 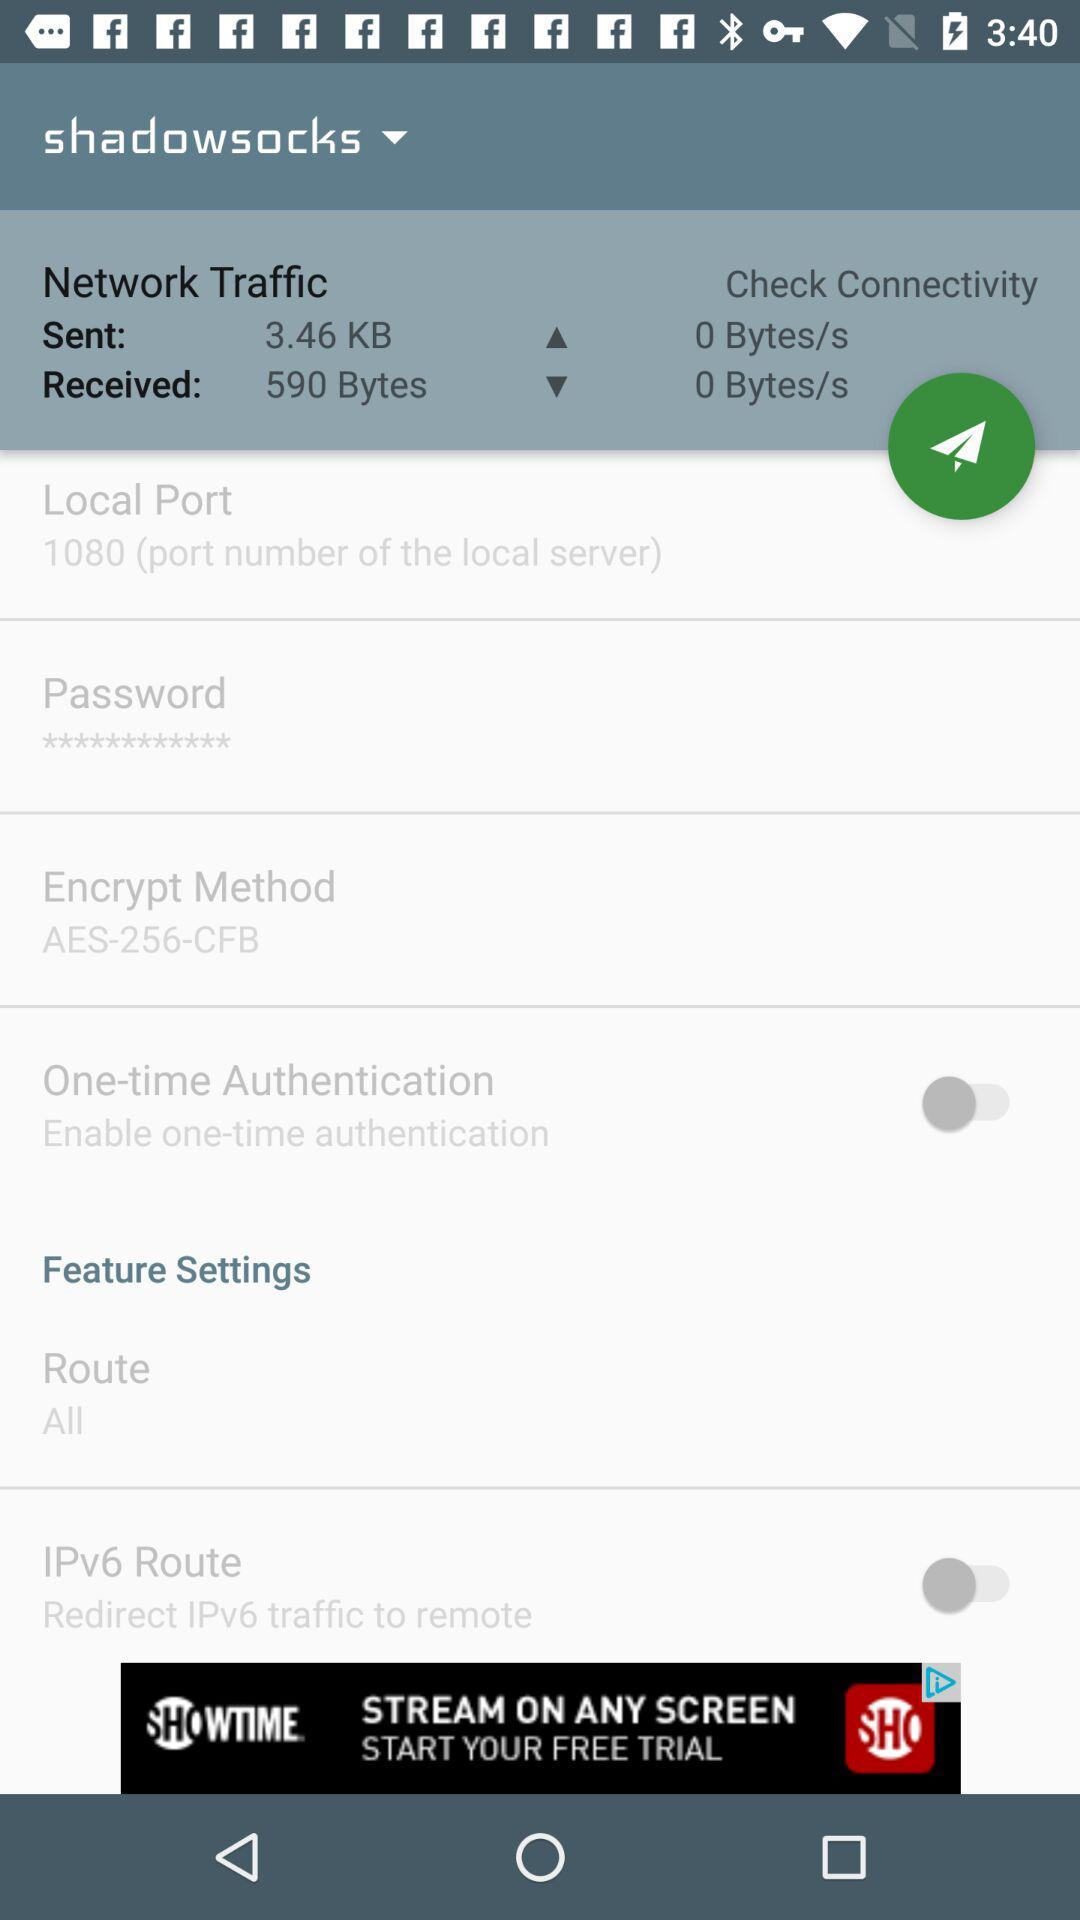 I want to click on advertisement, so click(x=540, y=1727).